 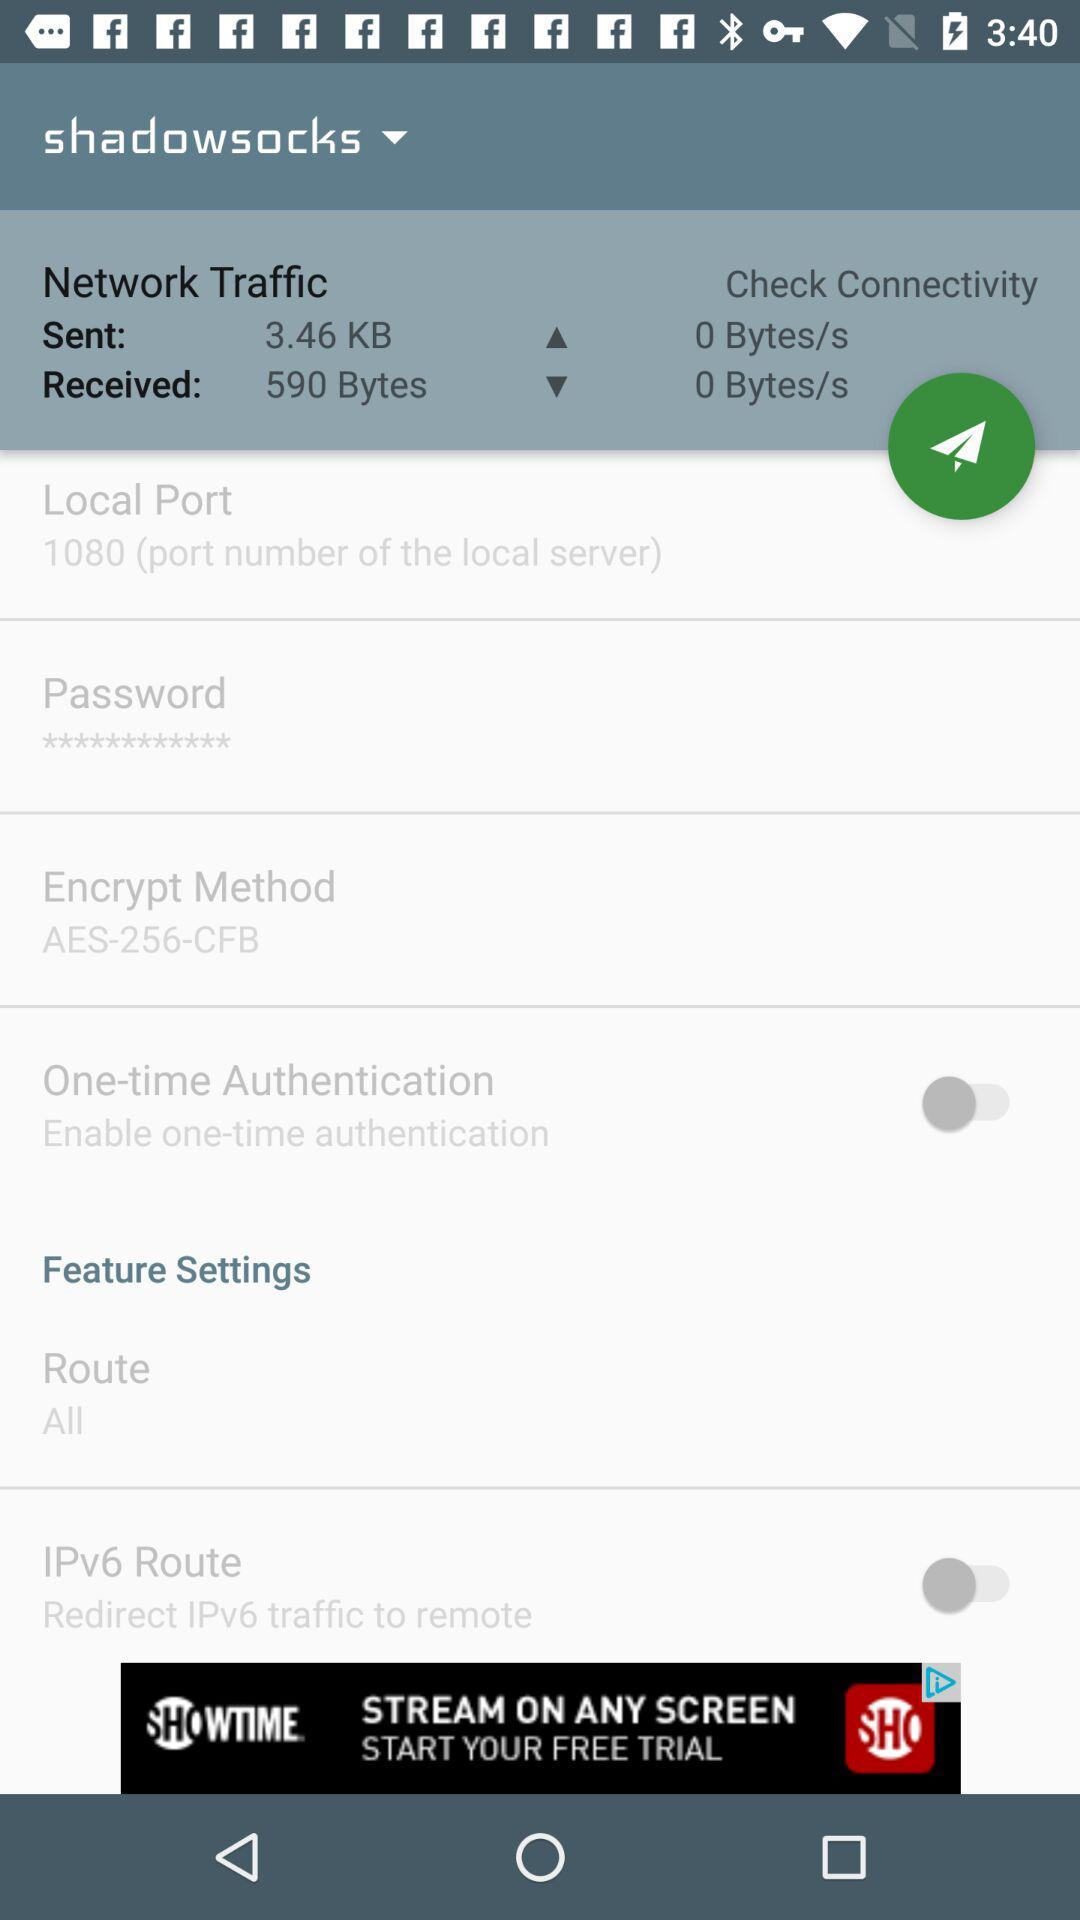 I want to click on advertisement, so click(x=540, y=1727).